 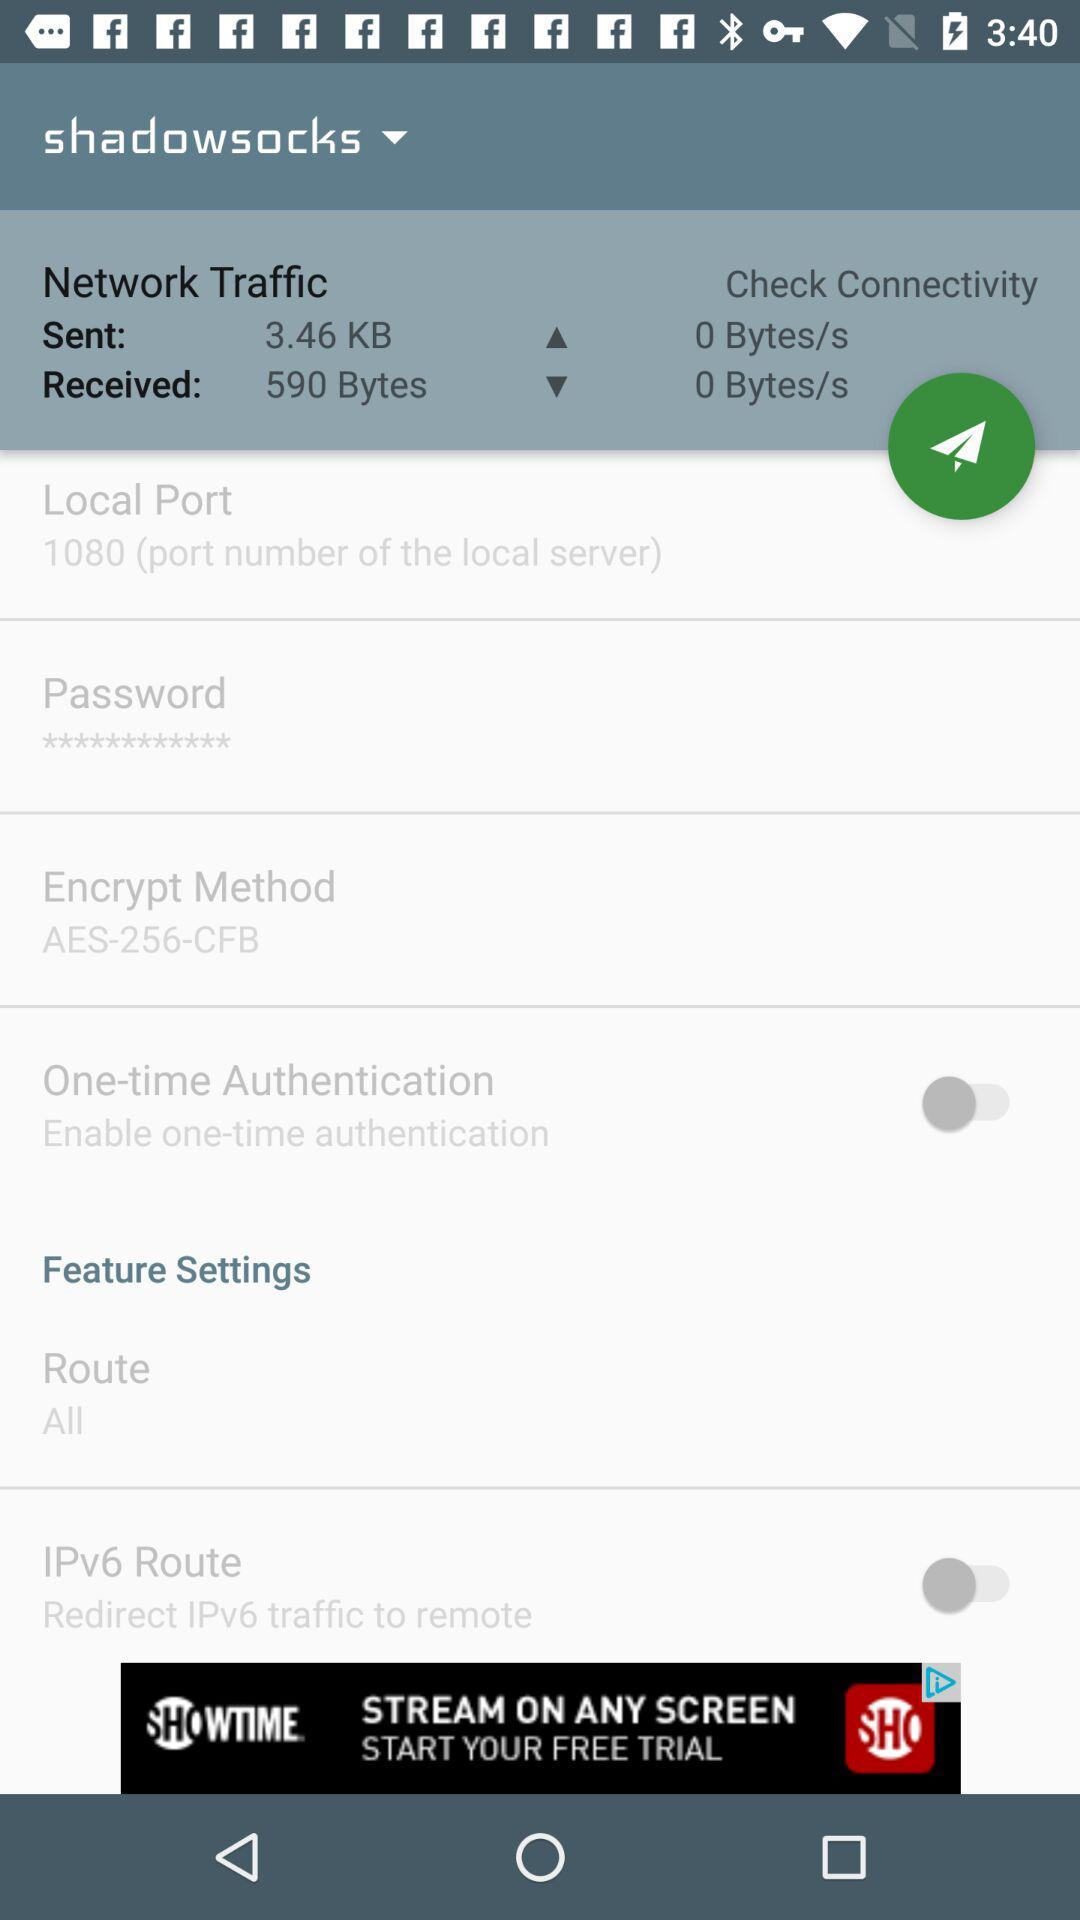 I want to click on advertisement, so click(x=540, y=1727).